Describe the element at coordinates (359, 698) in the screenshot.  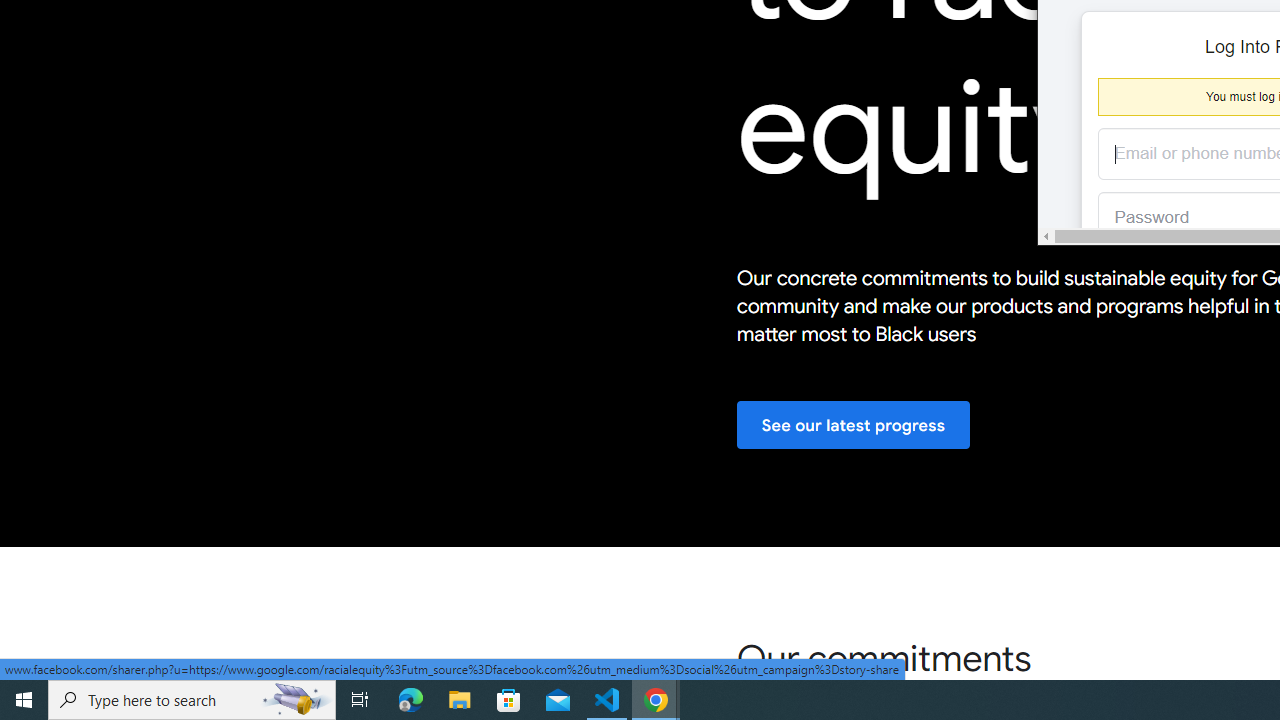
I see `'Task View'` at that location.